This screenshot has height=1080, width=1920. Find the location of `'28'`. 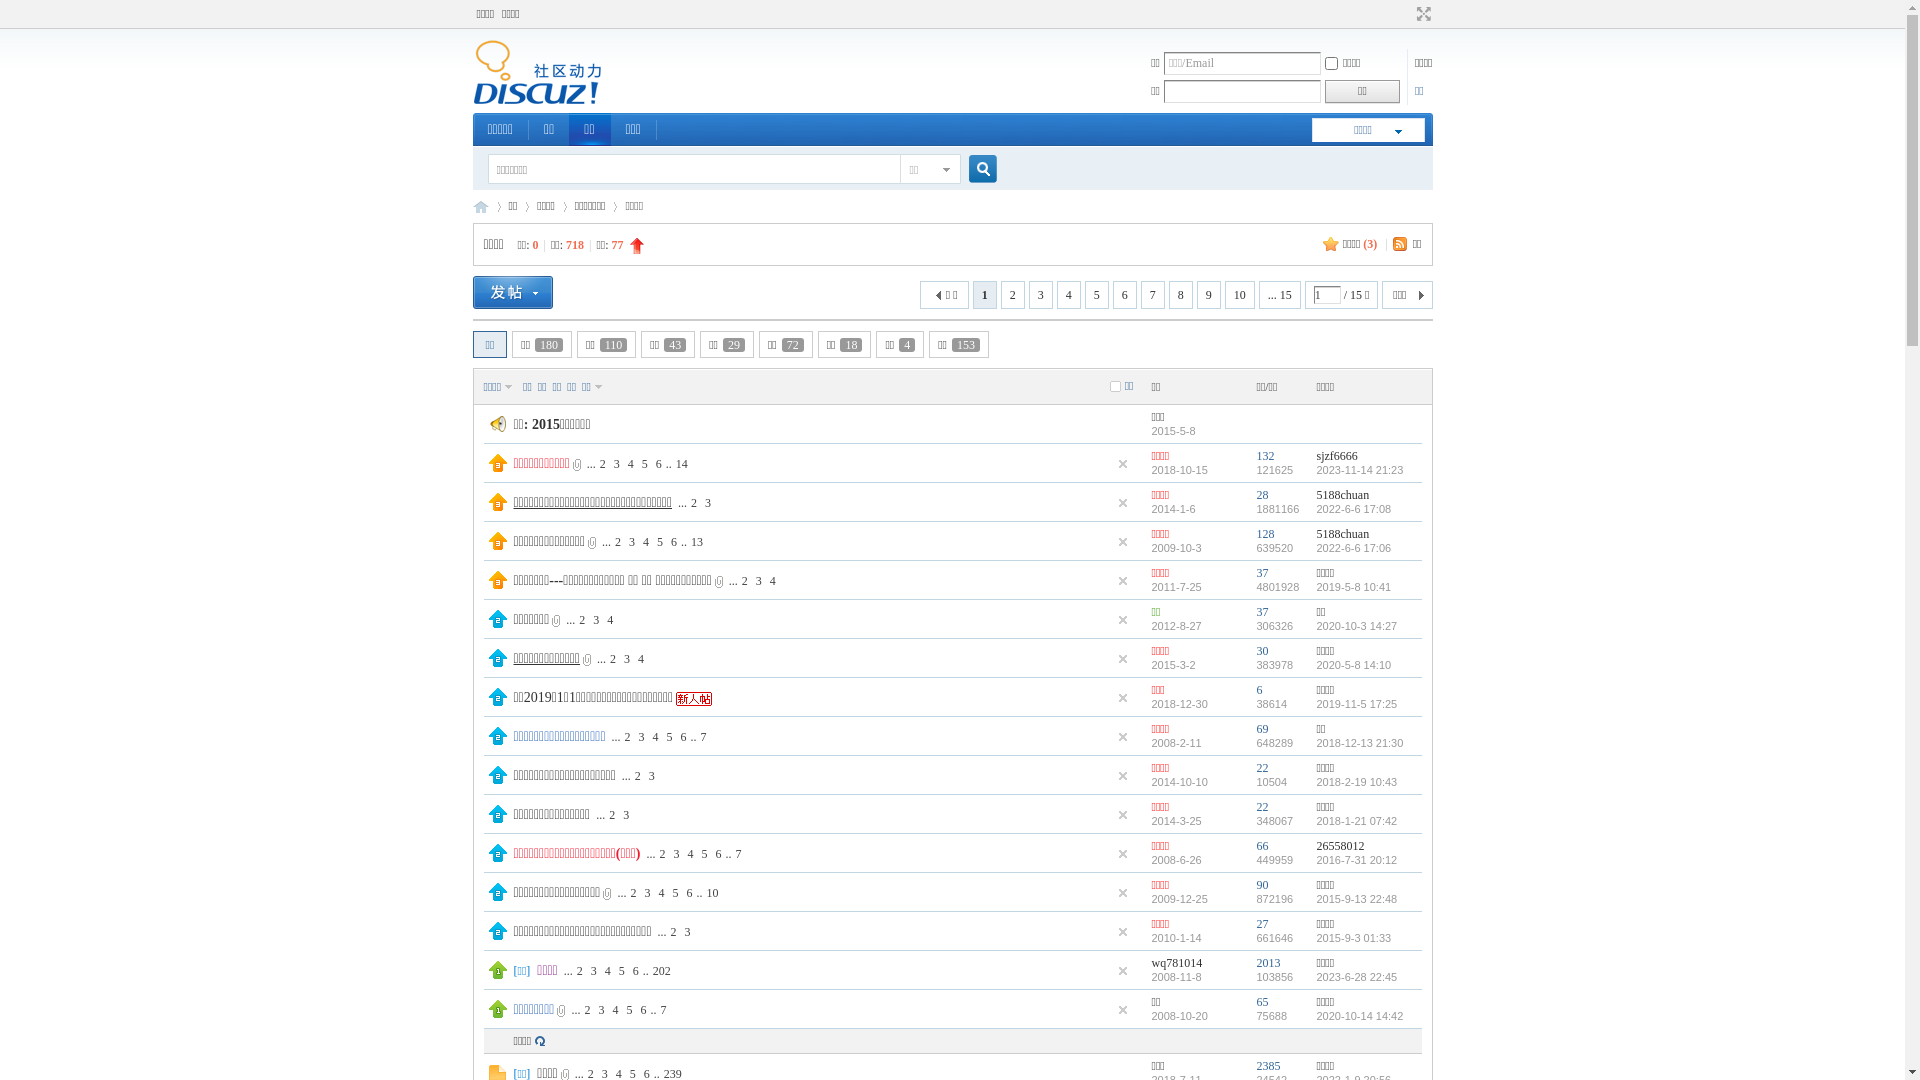

'28' is located at coordinates (1261, 494).